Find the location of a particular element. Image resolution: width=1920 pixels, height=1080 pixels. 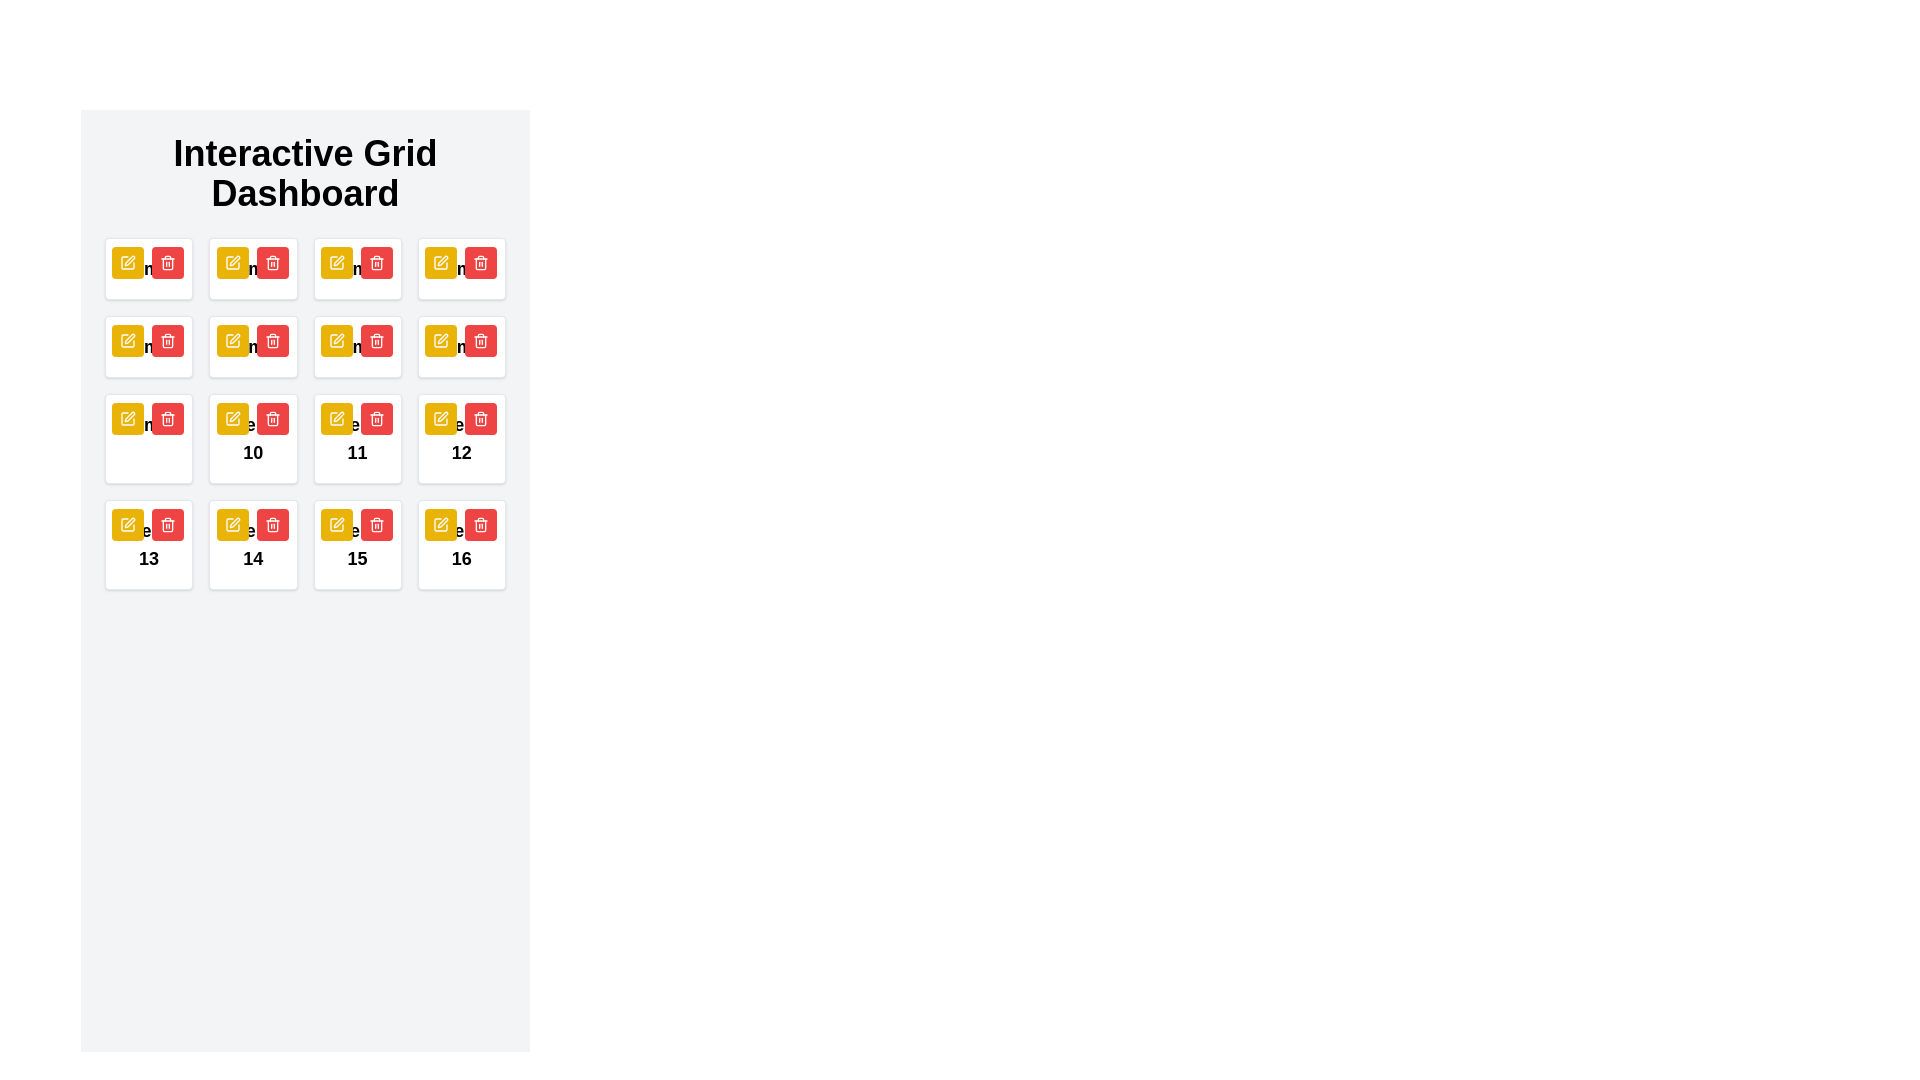

the edit button located in the first row and first column of the 'Interactive Grid Dashboard' is located at coordinates (336, 339).